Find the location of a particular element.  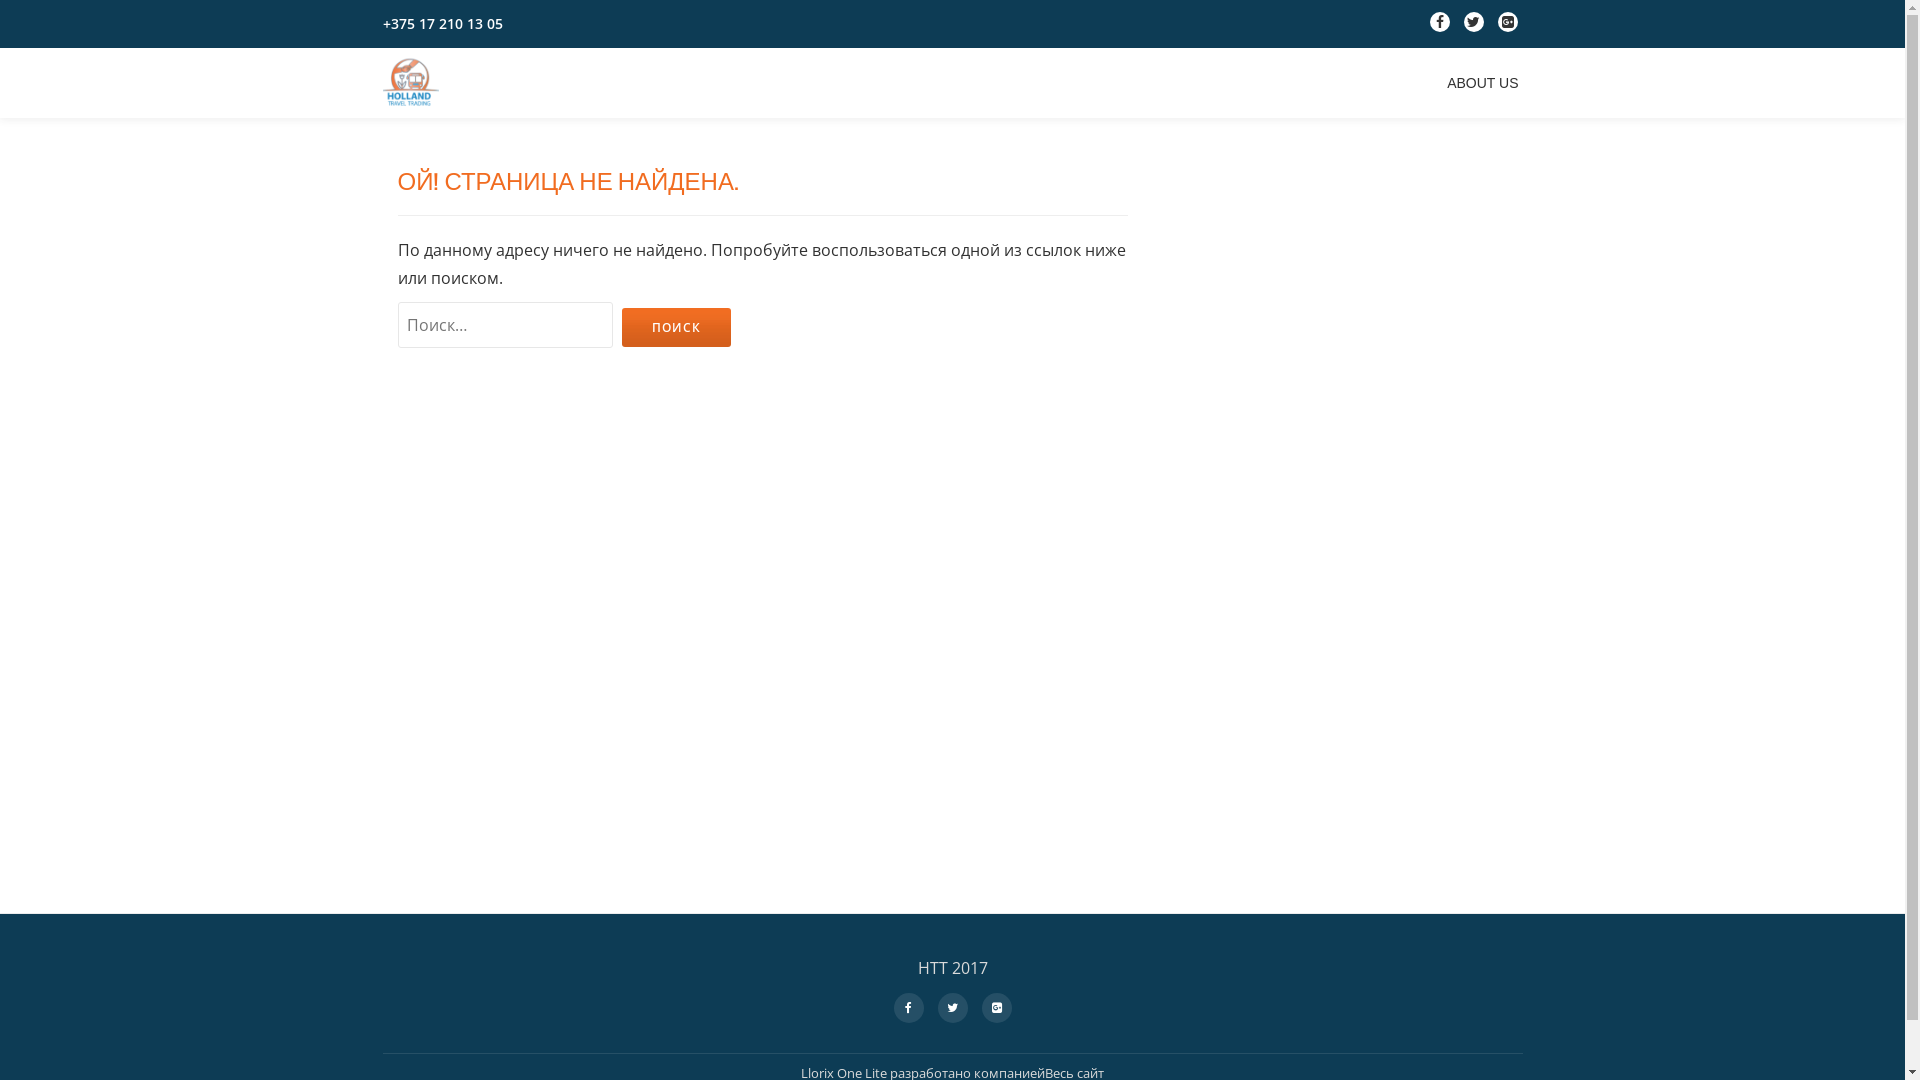

'fa-twitter' is located at coordinates (1473, 26).